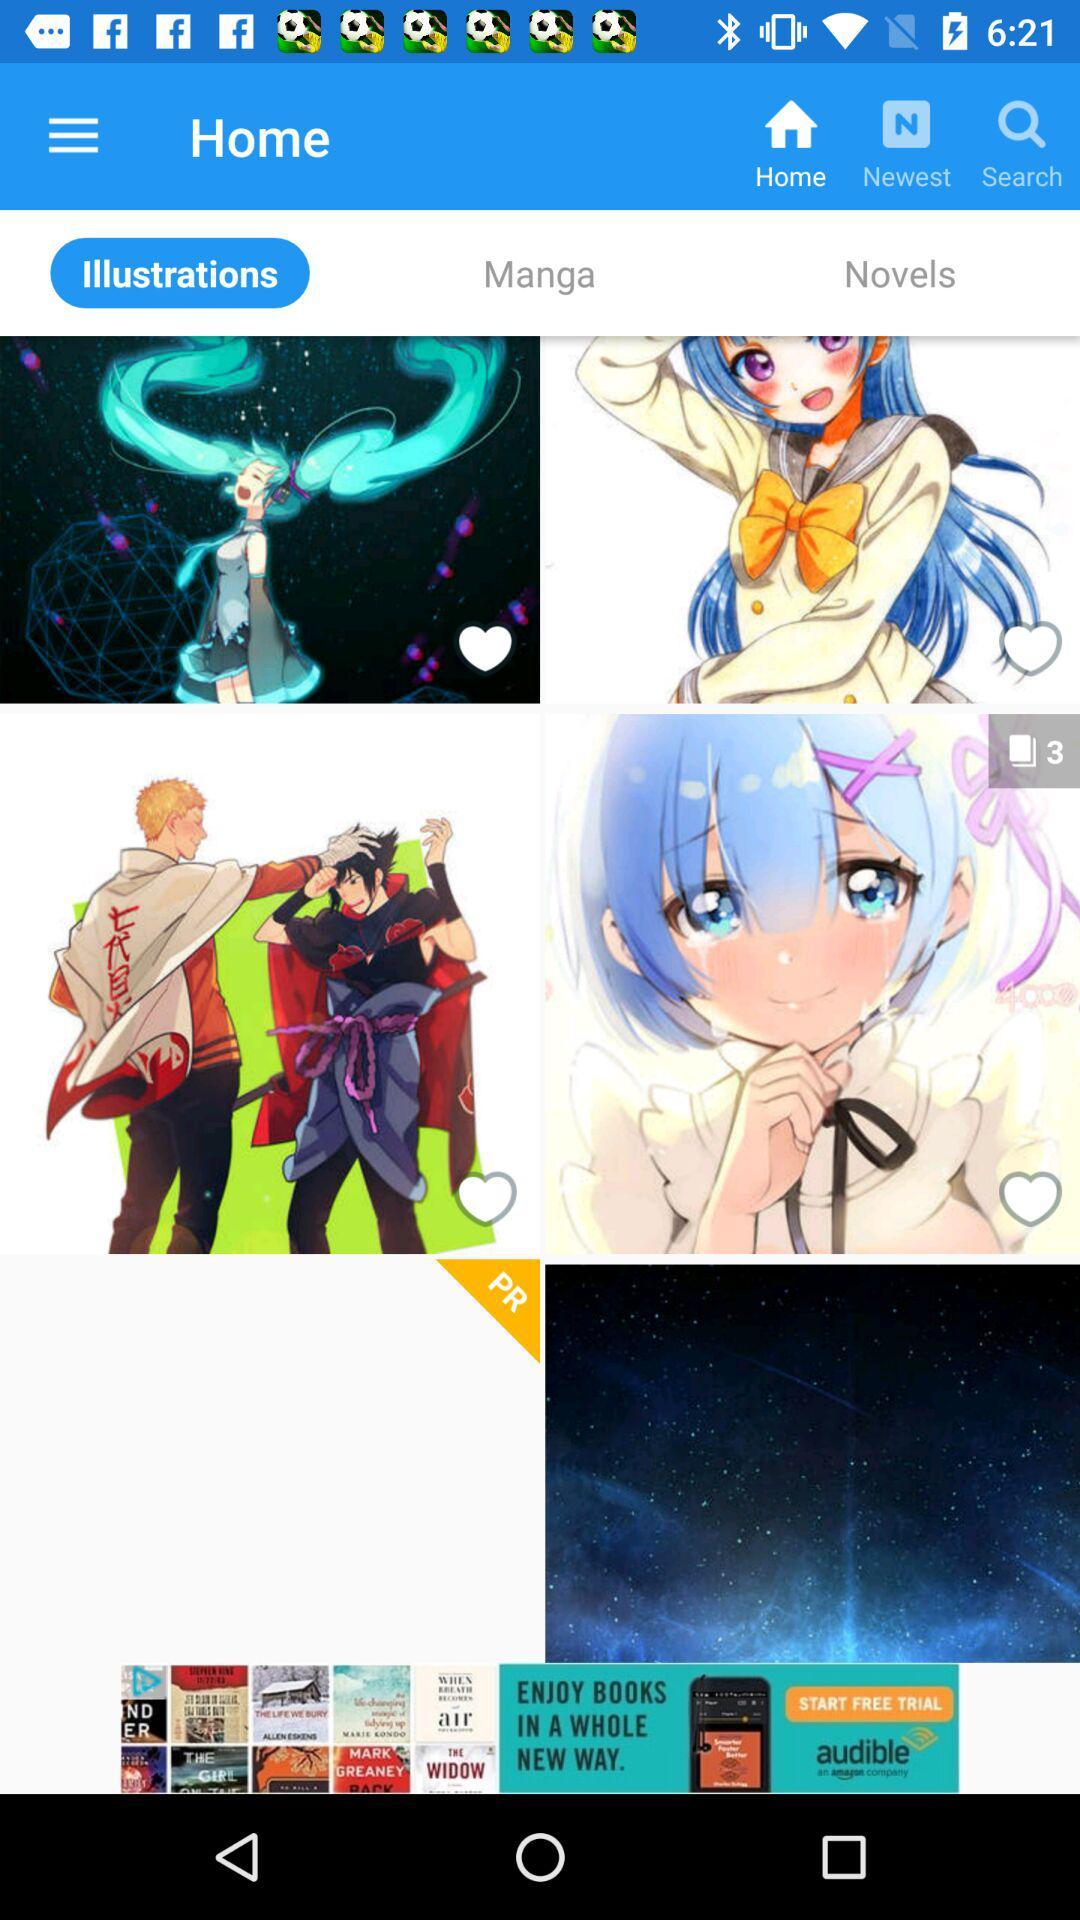 This screenshot has height=1920, width=1080. What do you see at coordinates (268, 1464) in the screenshot?
I see `picture` at bounding box center [268, 1464].